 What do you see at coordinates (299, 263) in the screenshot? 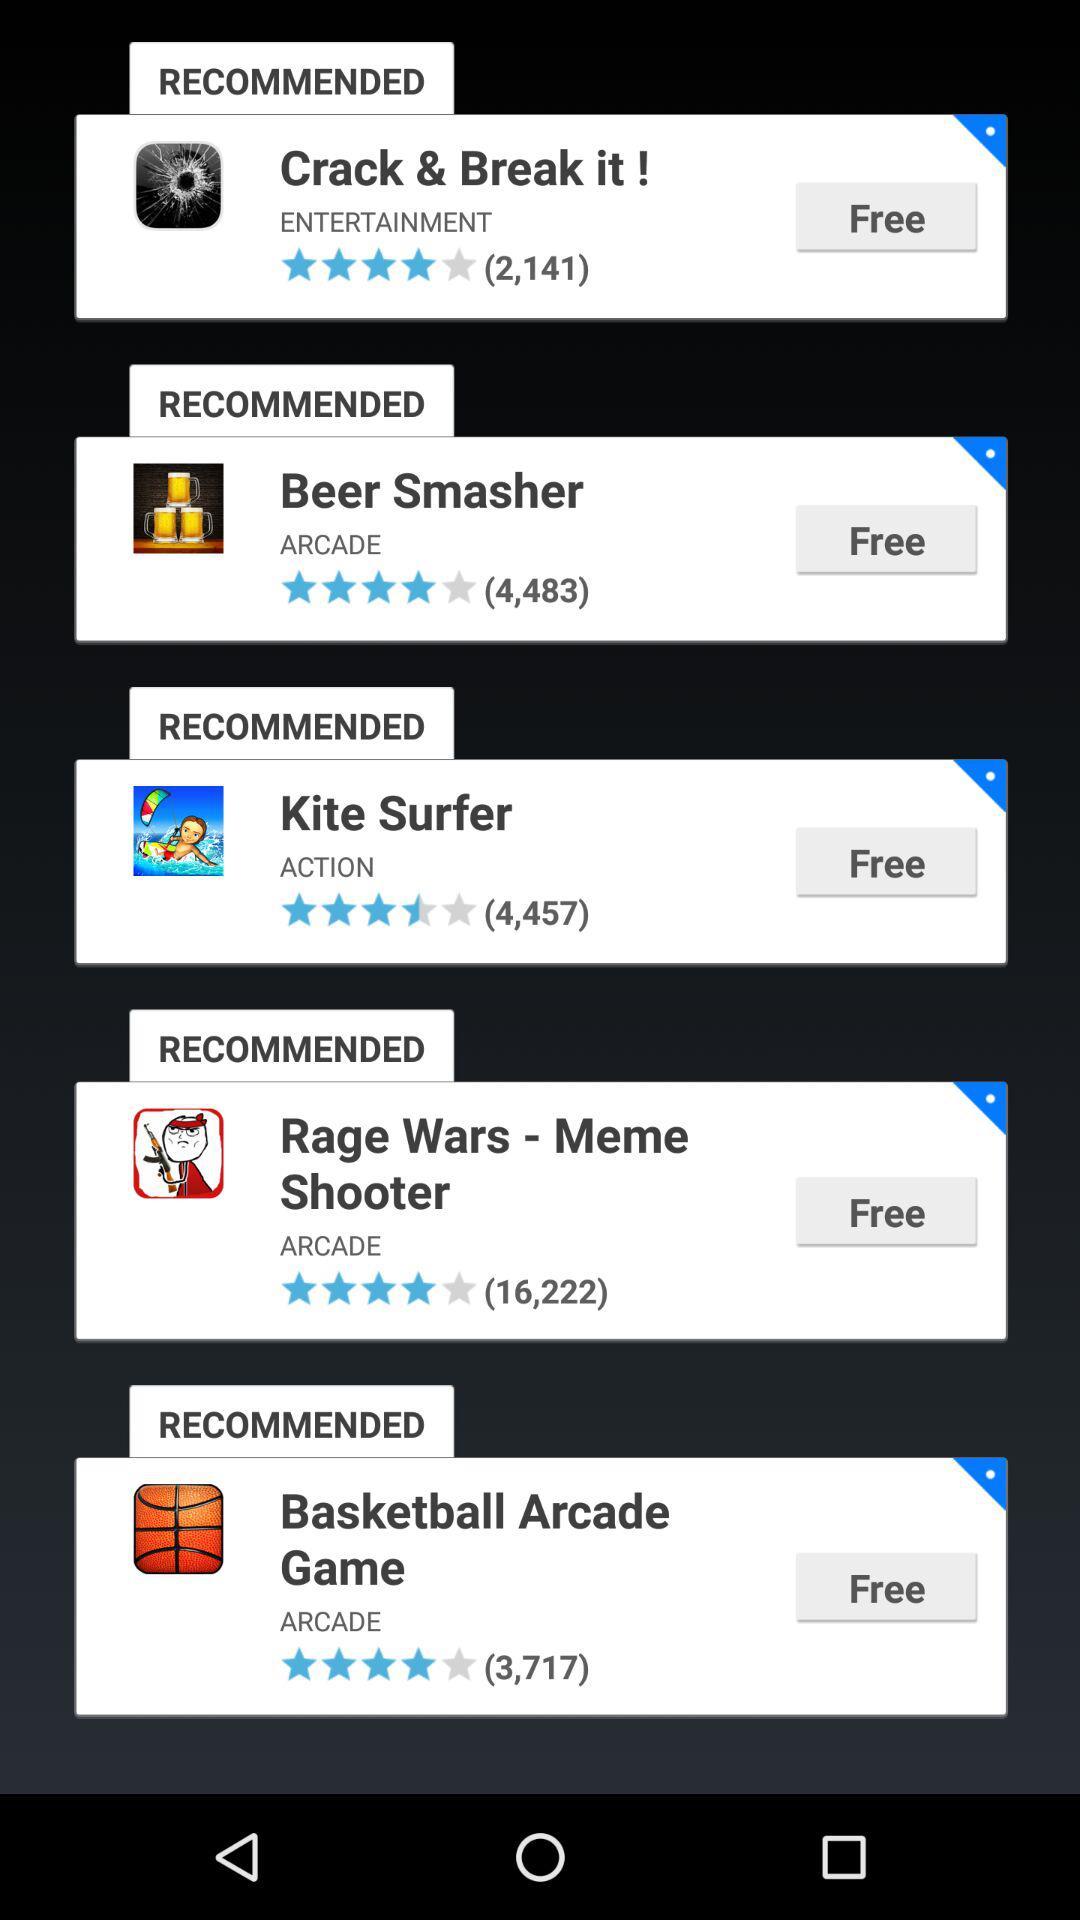
I see `the item above the recommended icon` at bounding box center [299, 263].